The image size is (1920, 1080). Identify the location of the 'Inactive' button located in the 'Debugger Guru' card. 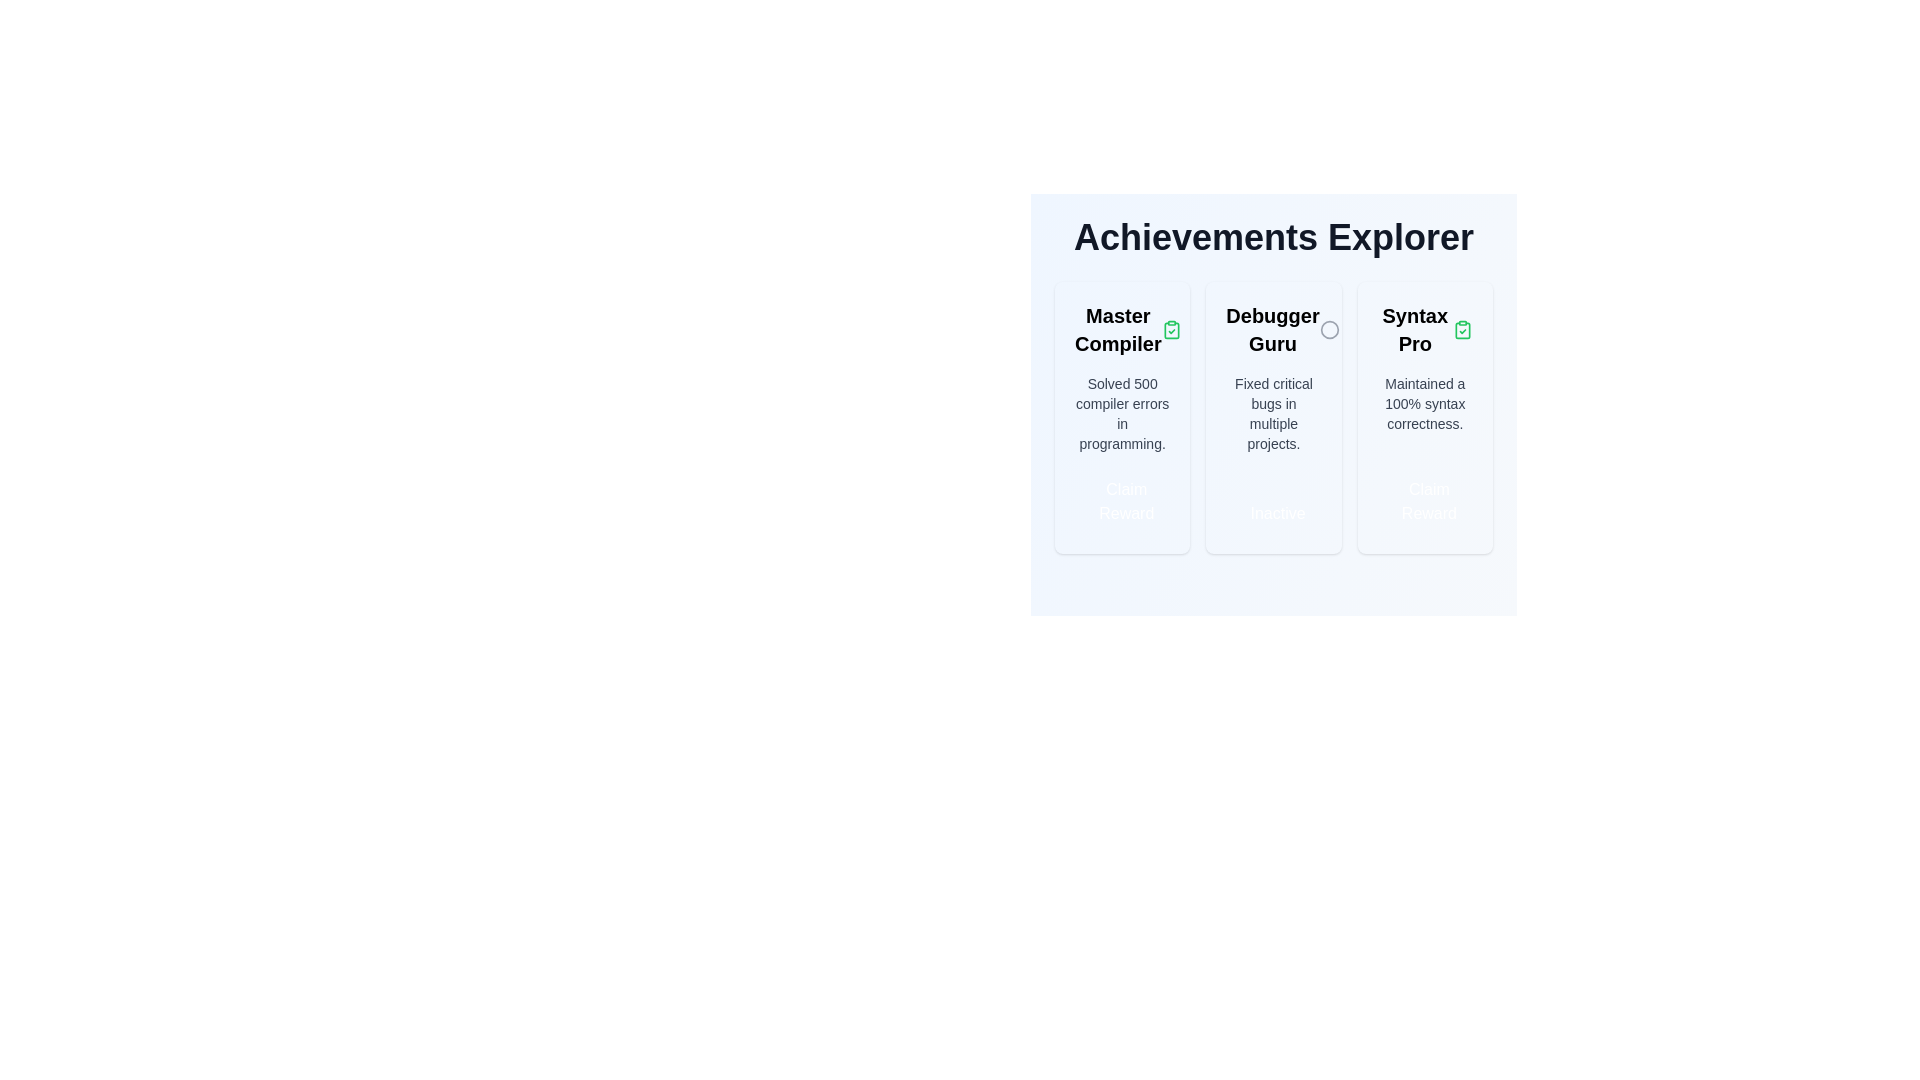
(1272, 512).